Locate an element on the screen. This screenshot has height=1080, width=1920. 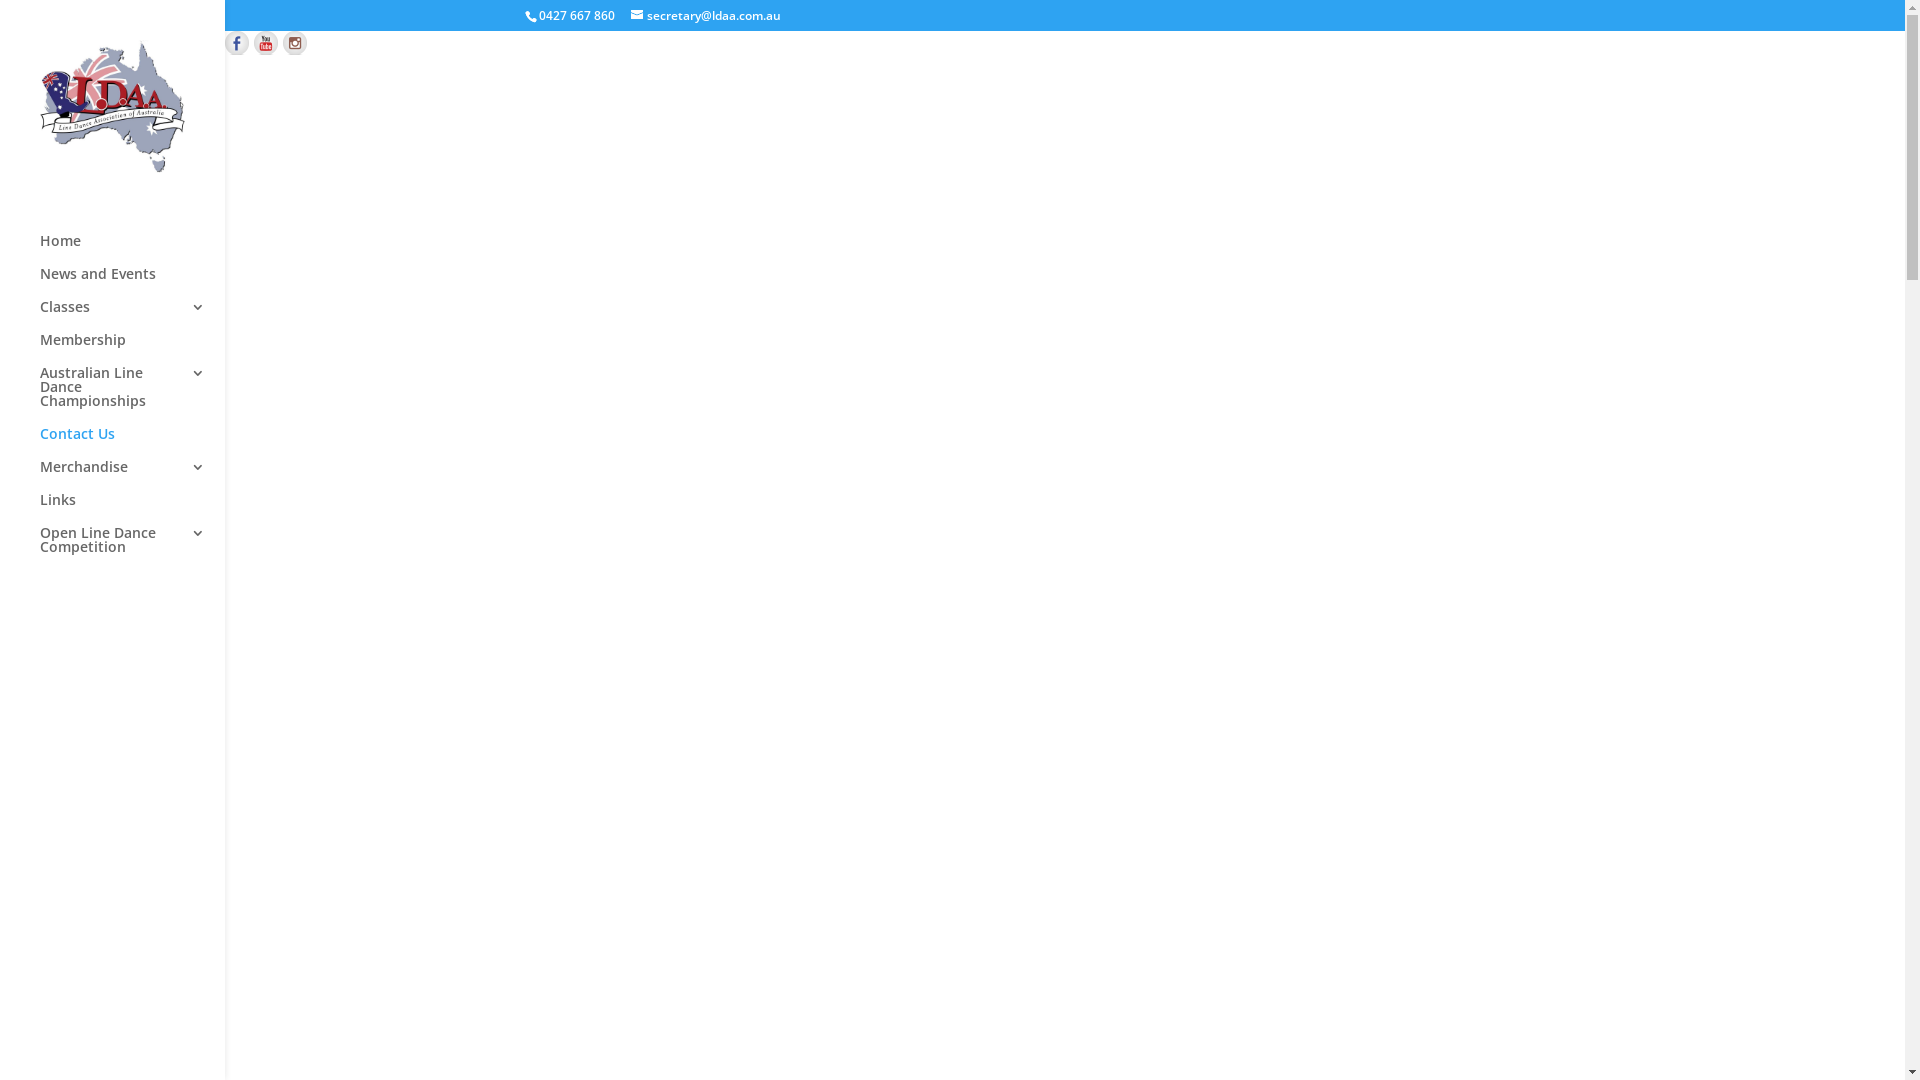
'Open Line Dance Competition' is located at coordinates (131, 549).